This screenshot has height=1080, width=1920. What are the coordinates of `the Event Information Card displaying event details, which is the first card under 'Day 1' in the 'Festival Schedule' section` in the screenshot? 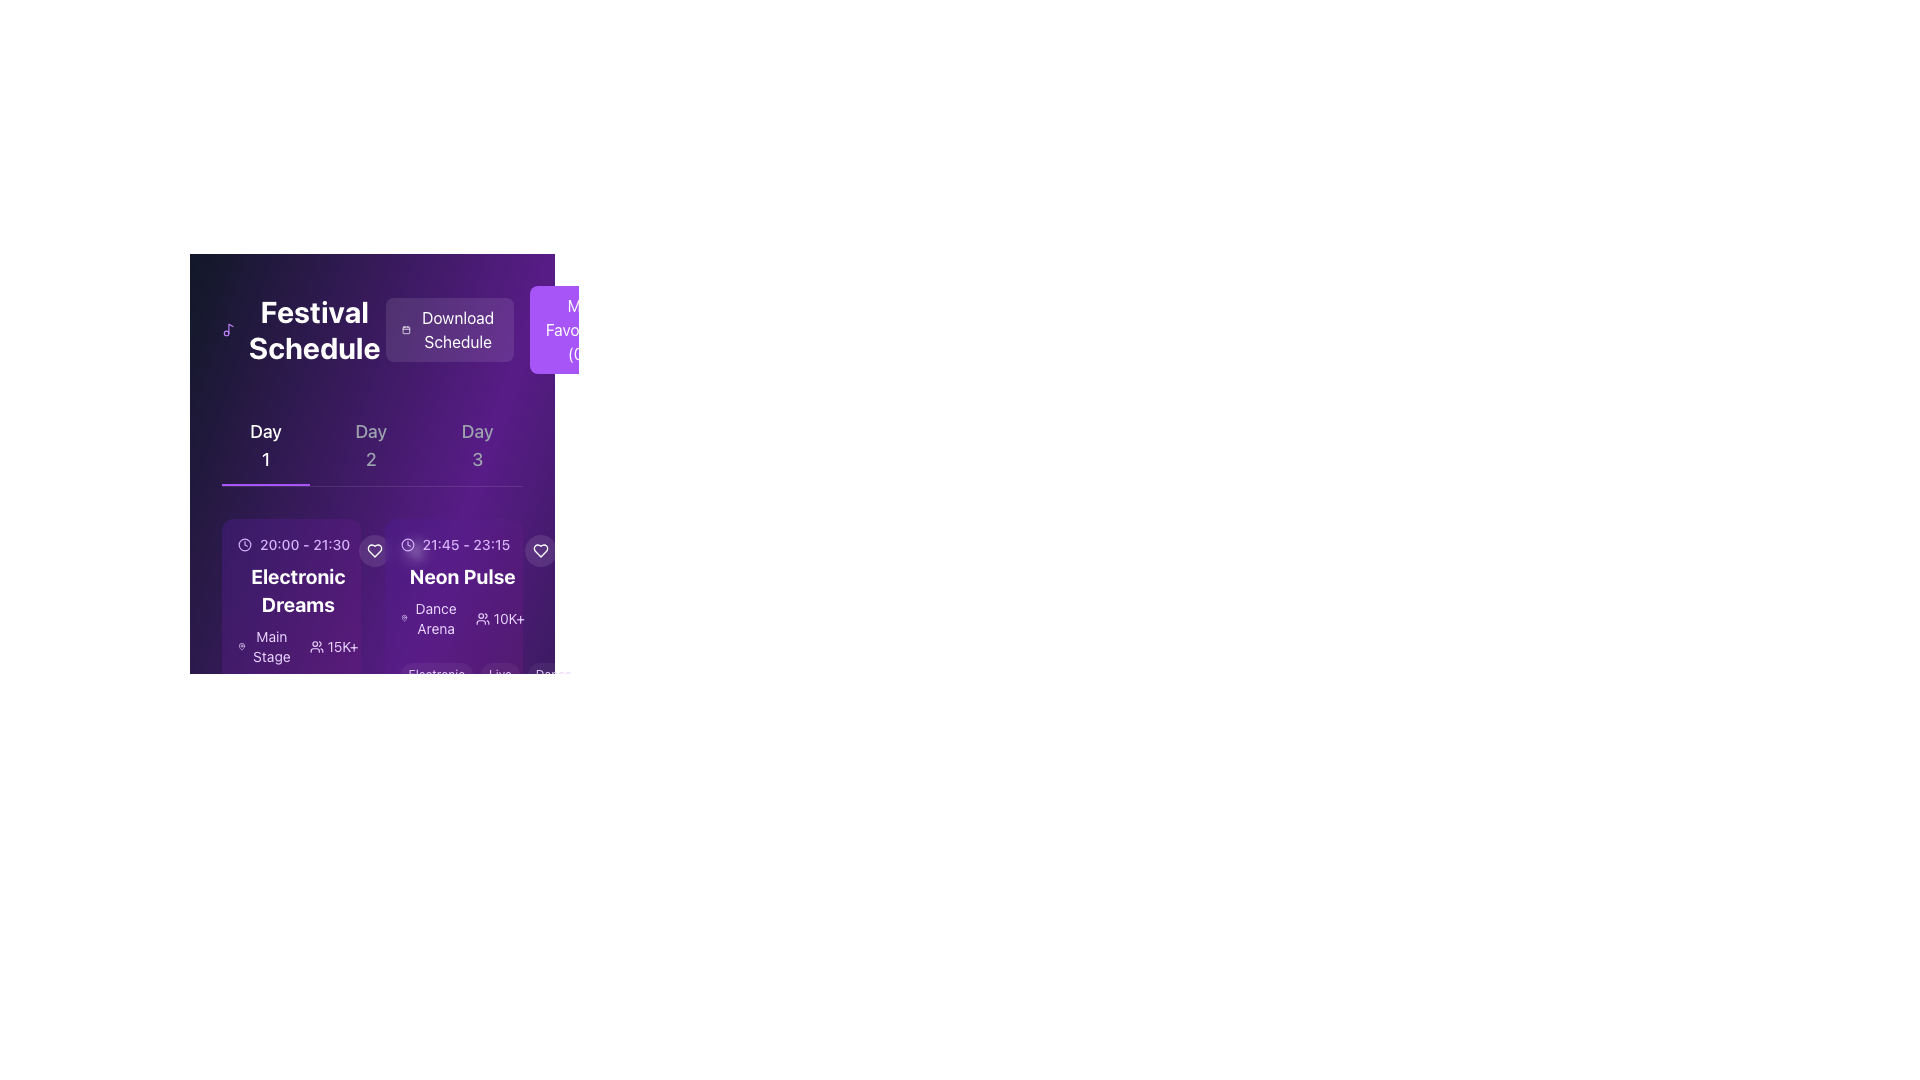 It's located at (290, 600).